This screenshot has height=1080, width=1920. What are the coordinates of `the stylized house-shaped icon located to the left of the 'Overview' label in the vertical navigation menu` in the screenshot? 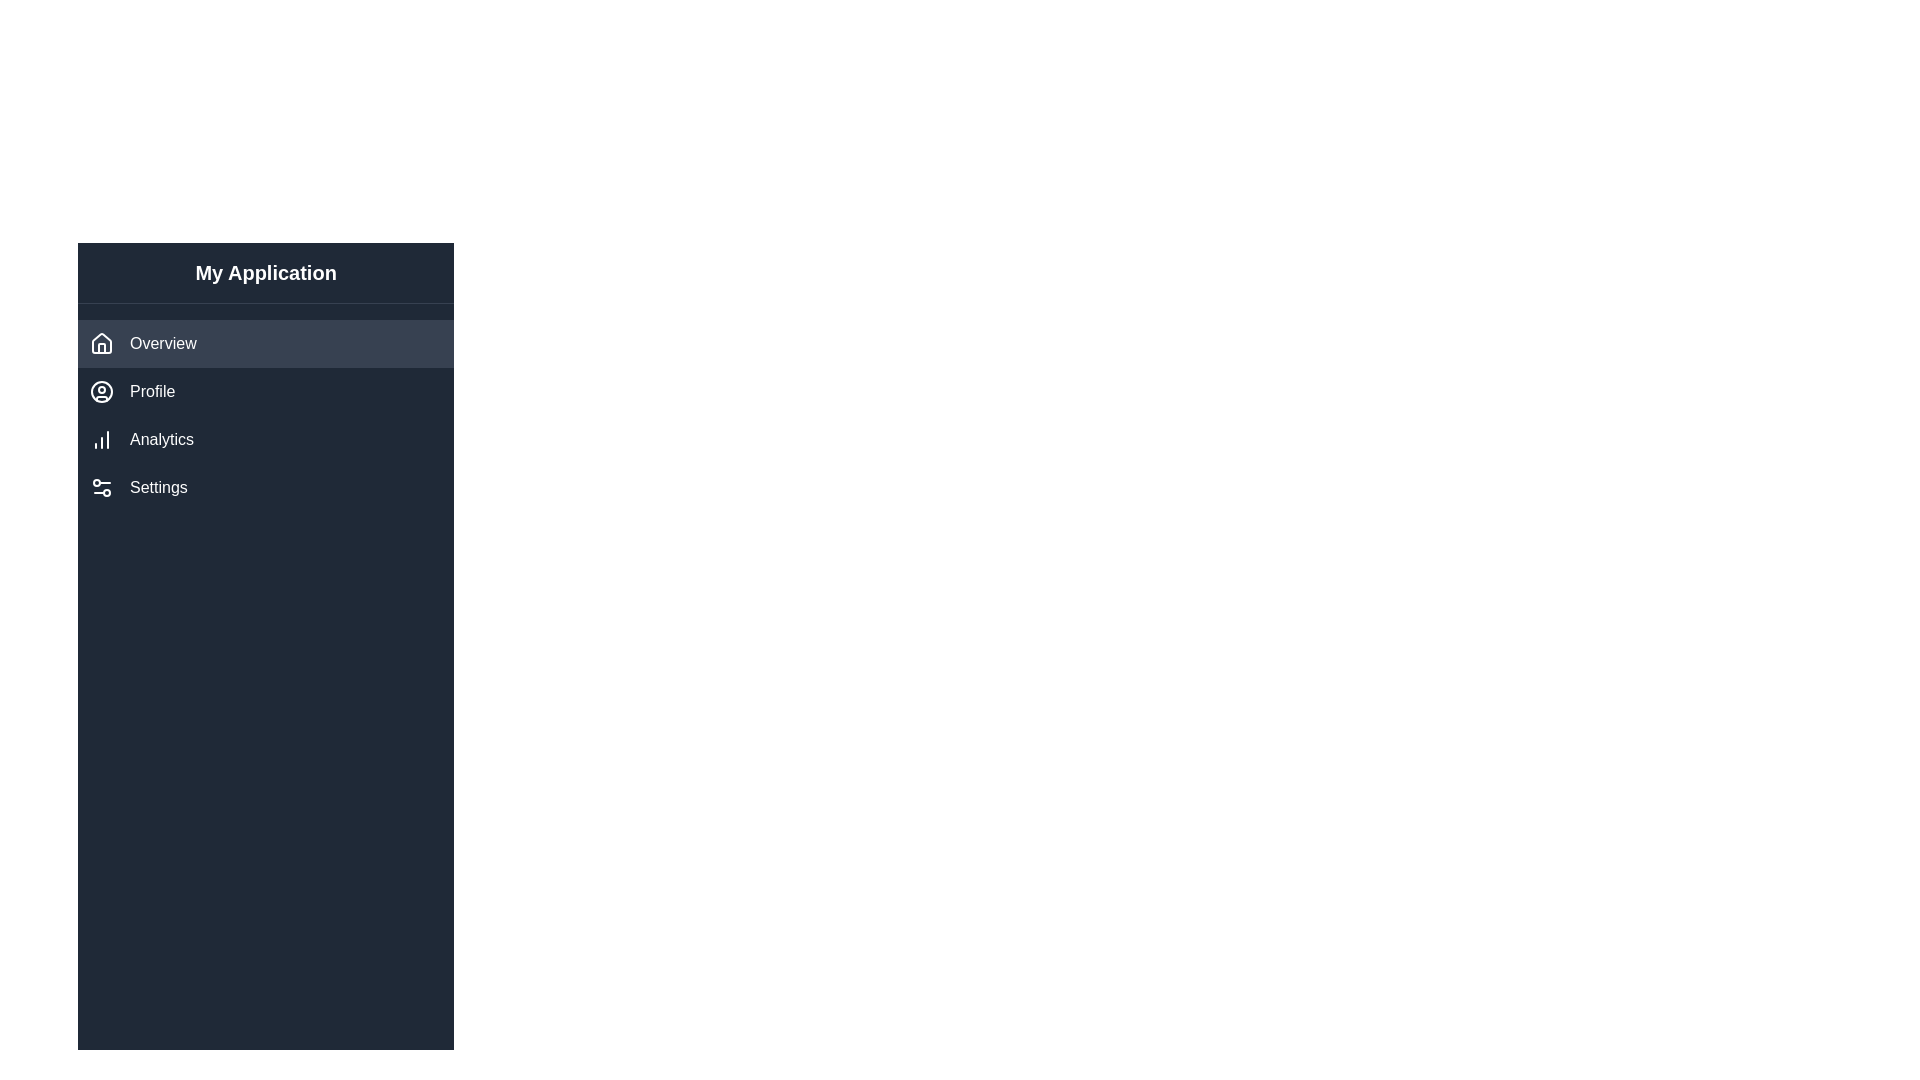 It's located at (100, 342).